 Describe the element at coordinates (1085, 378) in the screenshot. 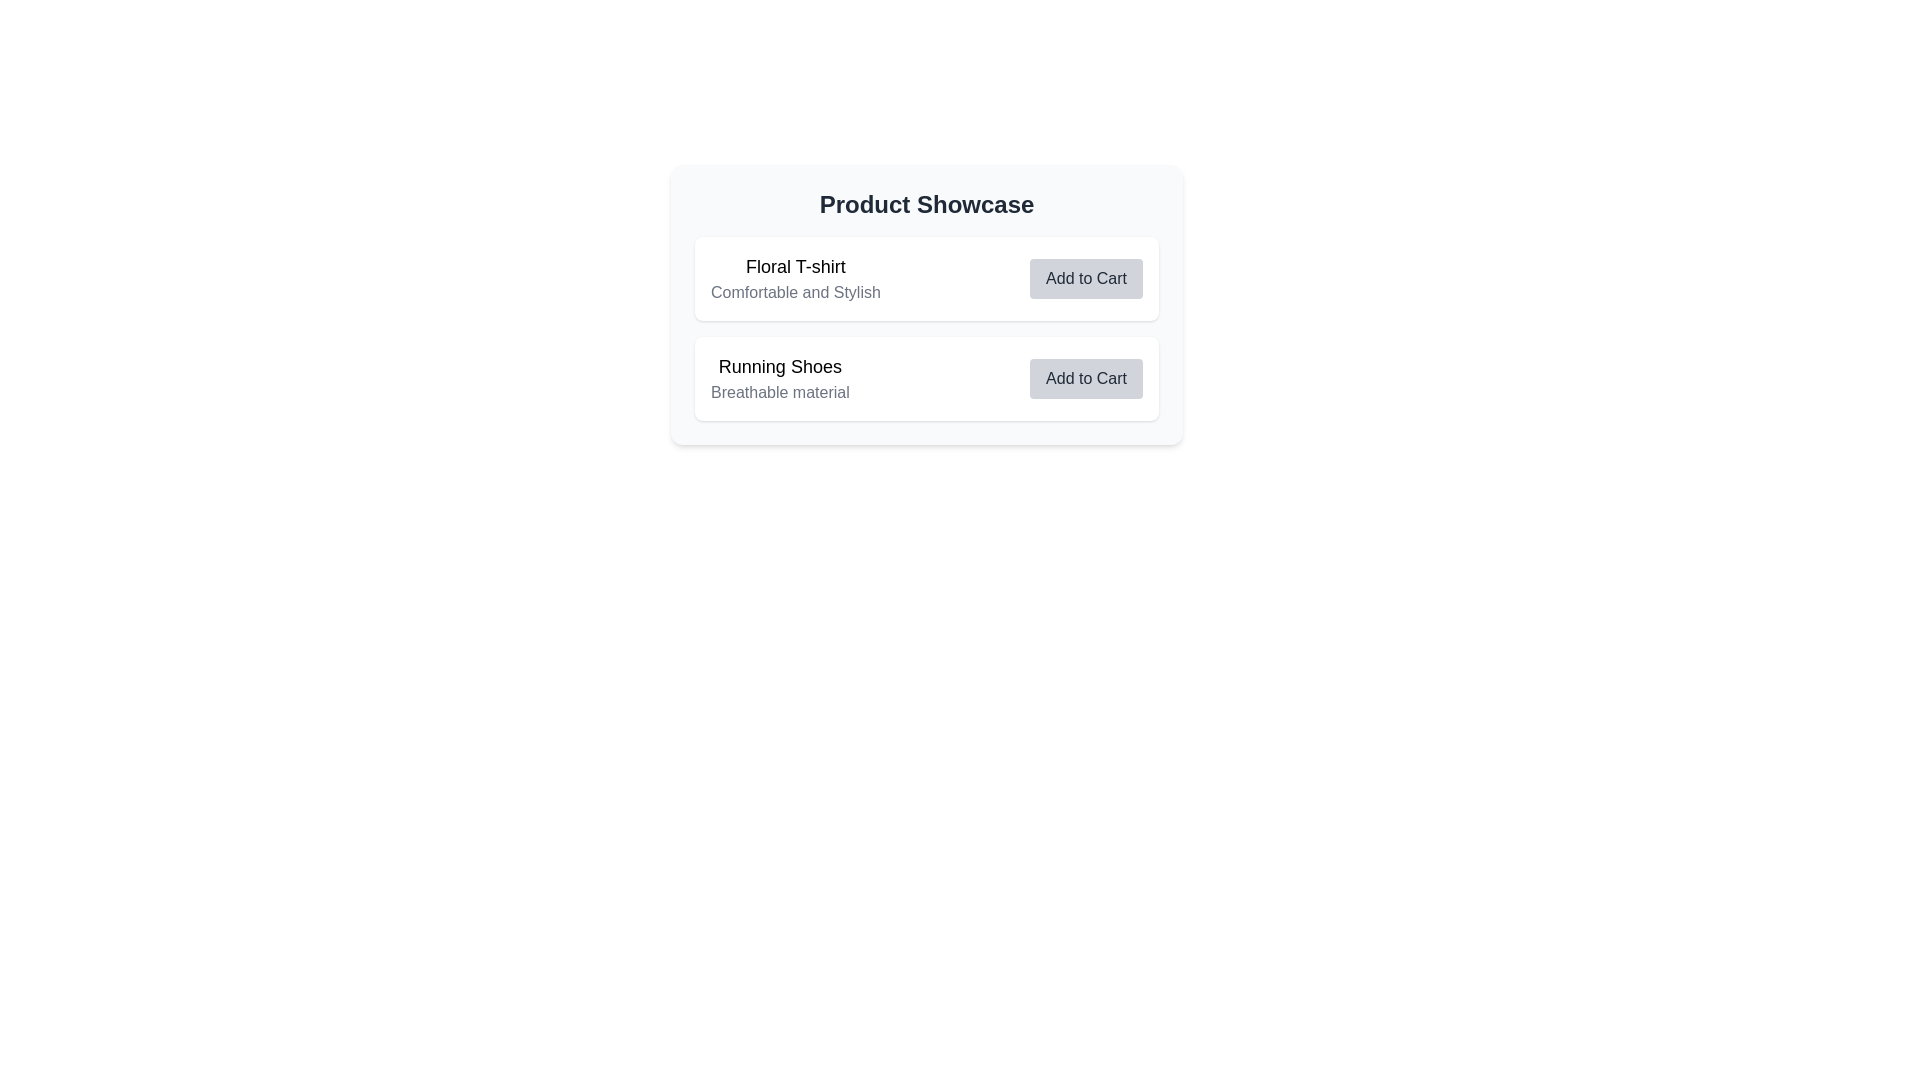

I see `'Add to Cart' button for the Running Shoes product` at that location.